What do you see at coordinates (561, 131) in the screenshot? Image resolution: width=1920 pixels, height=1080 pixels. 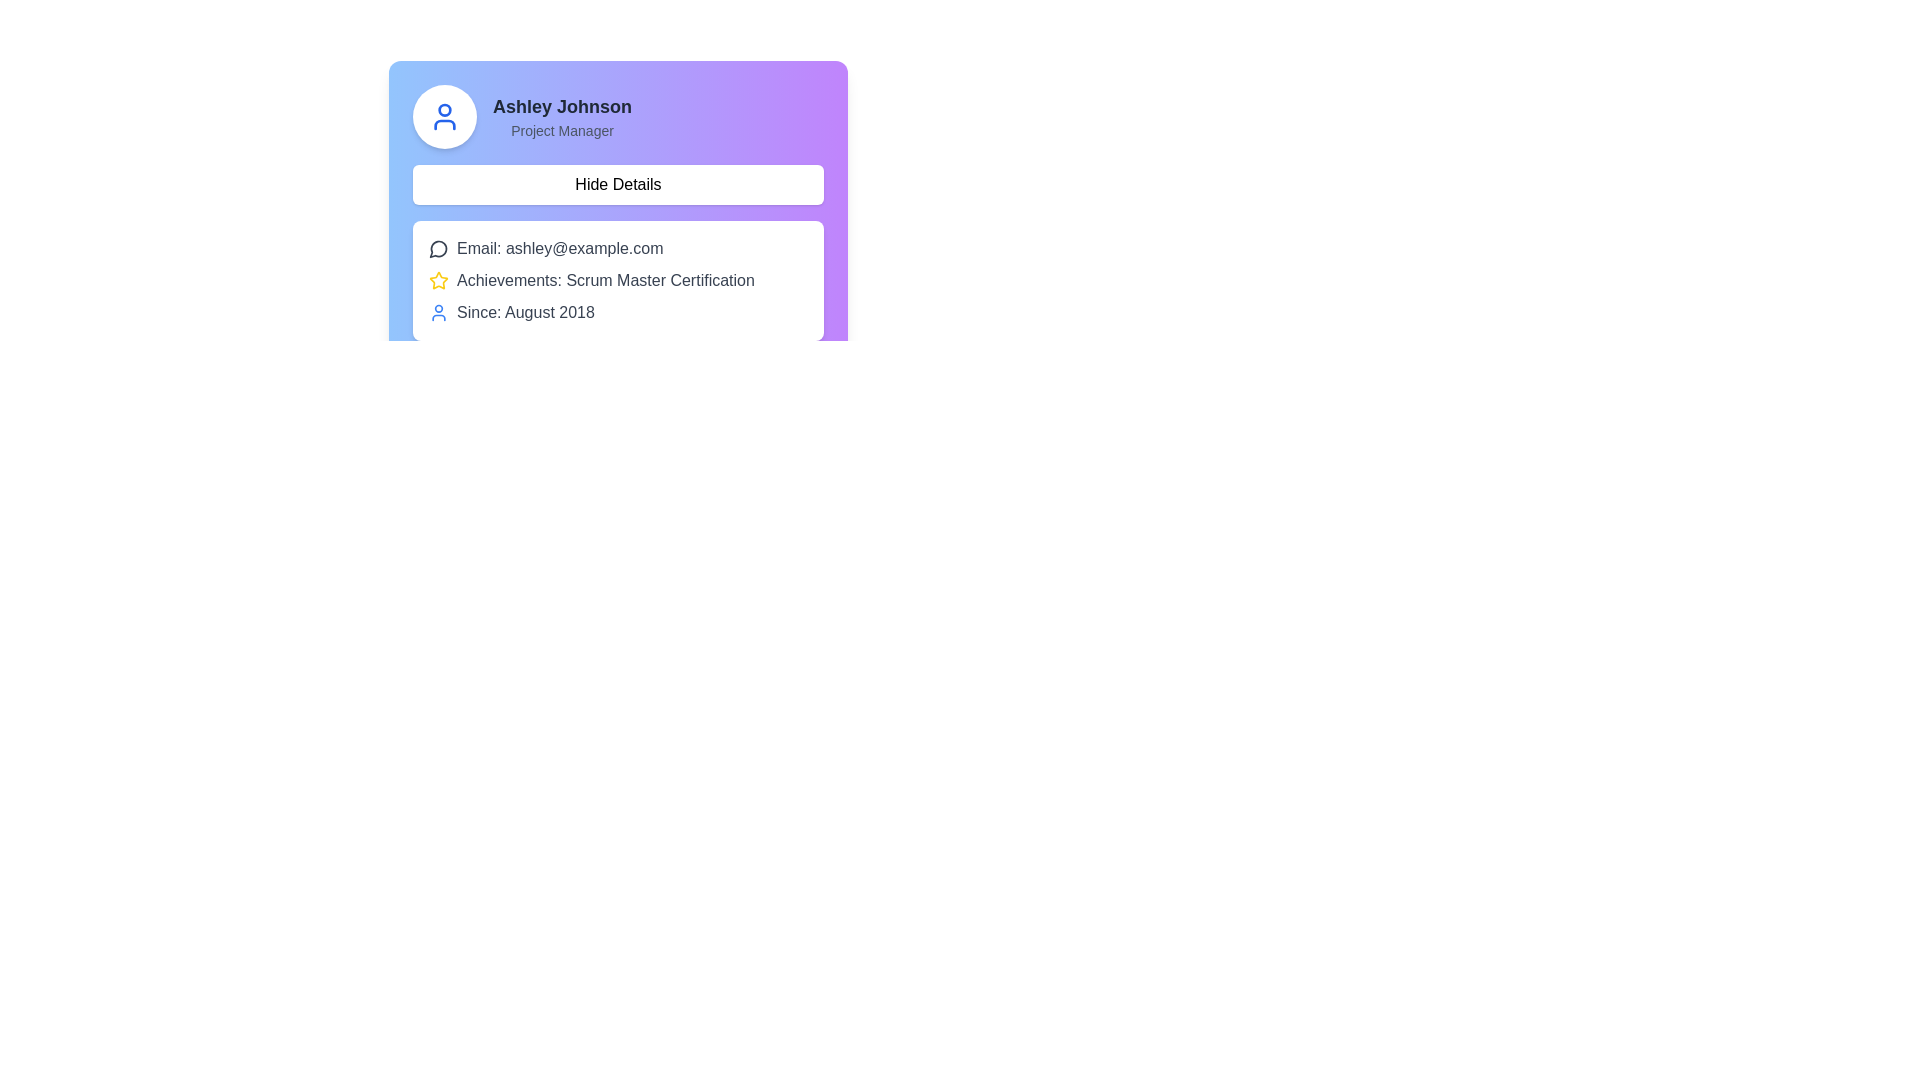 I see `the text label that reads 'Project Manager', which is styled with a smaller font size and gray color, positioned below the 'Ashley Johnson' label` at bounding box center [561, 131].